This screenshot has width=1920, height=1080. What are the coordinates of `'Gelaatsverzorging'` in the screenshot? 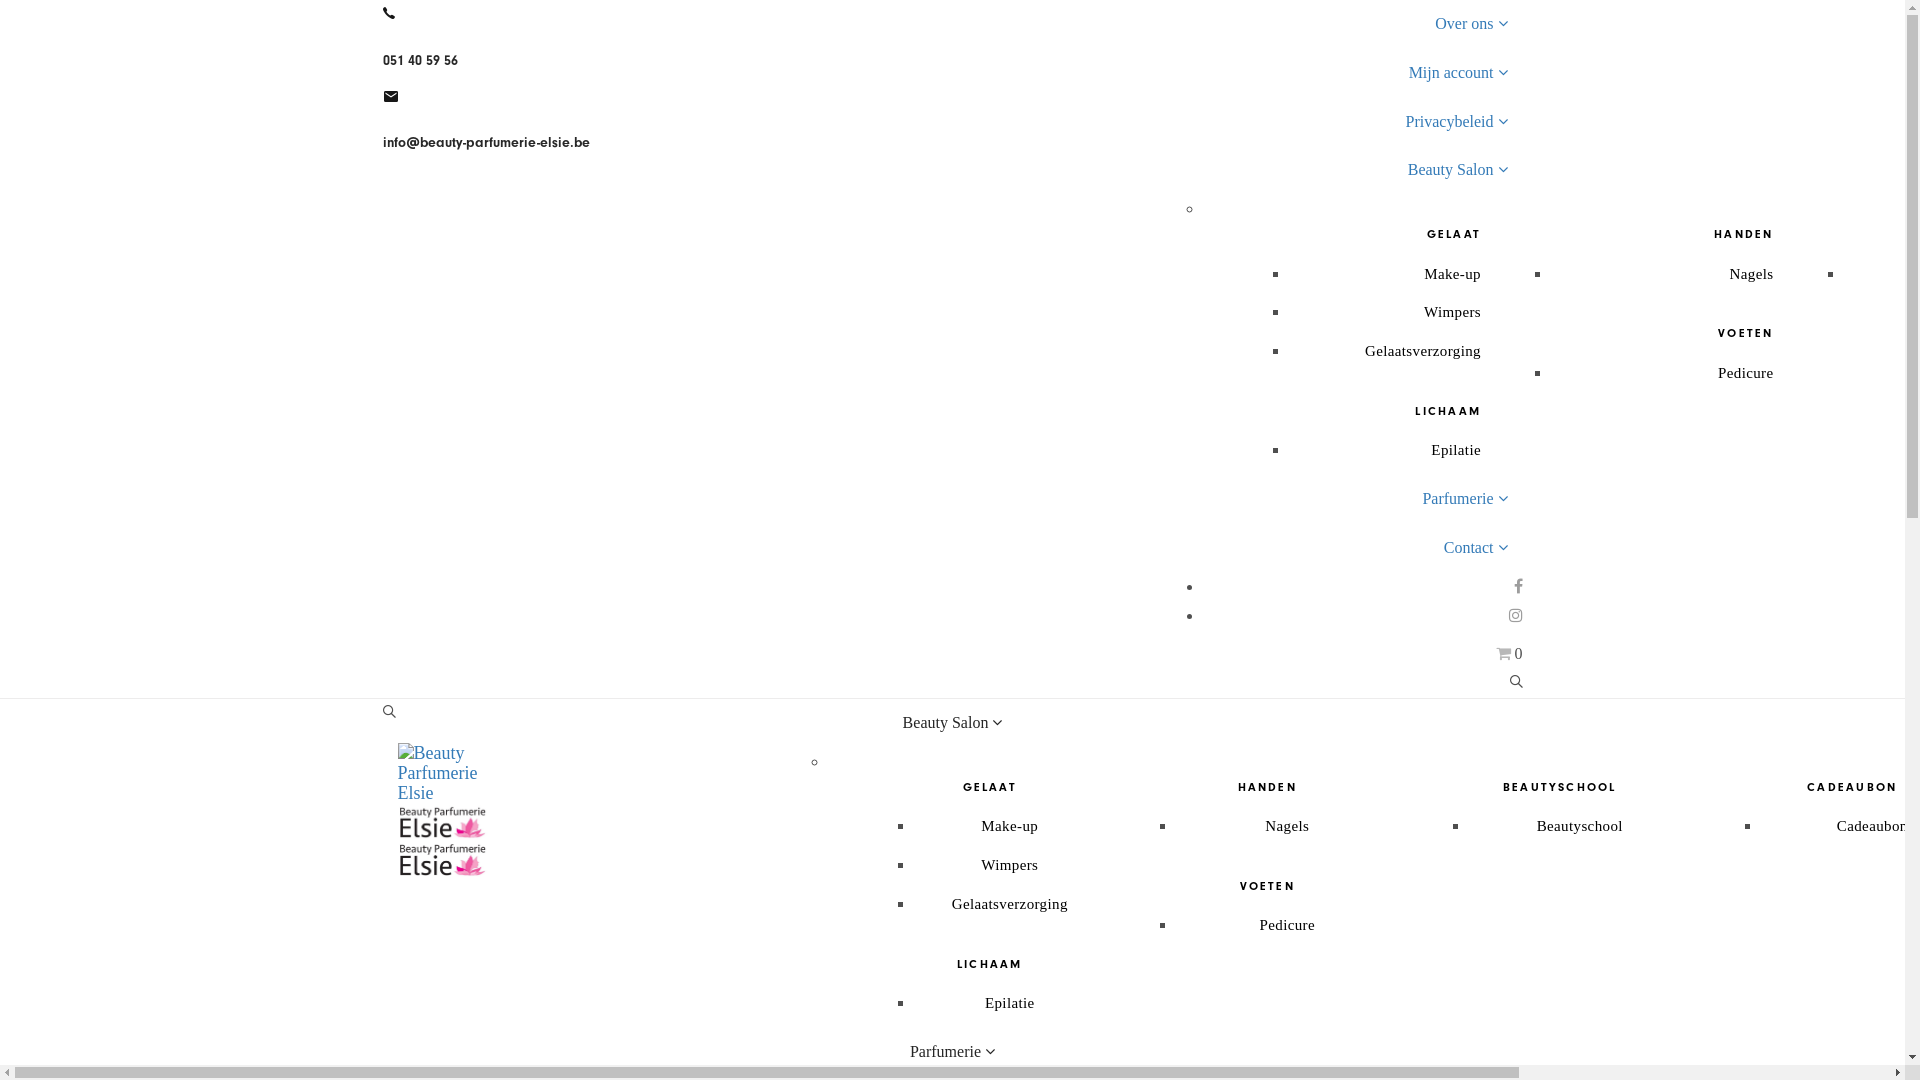 It's located at (1421, 350).